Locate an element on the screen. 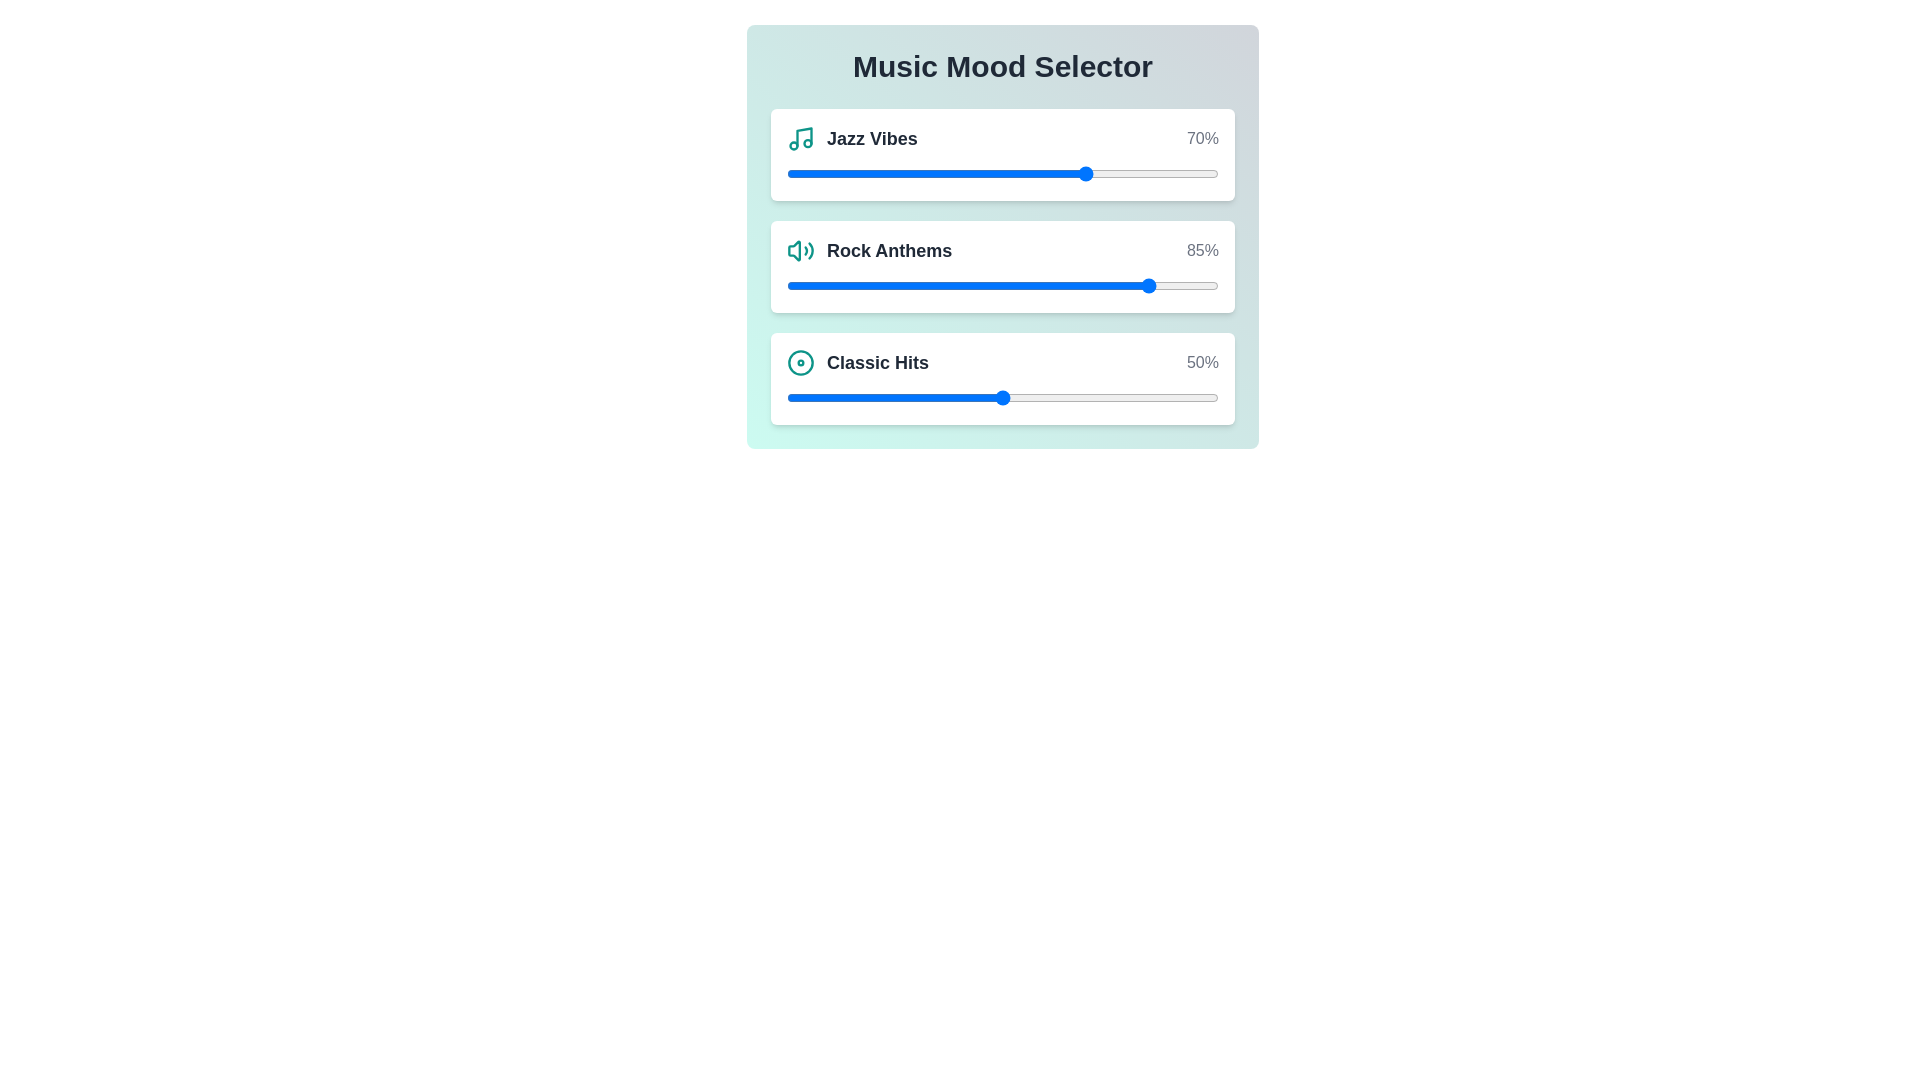 This screenshot has height=1080, width=1920. the intensity of the 'Jazz Vibes' track to 8% by moving the slider is located at coordinates (821, 172).